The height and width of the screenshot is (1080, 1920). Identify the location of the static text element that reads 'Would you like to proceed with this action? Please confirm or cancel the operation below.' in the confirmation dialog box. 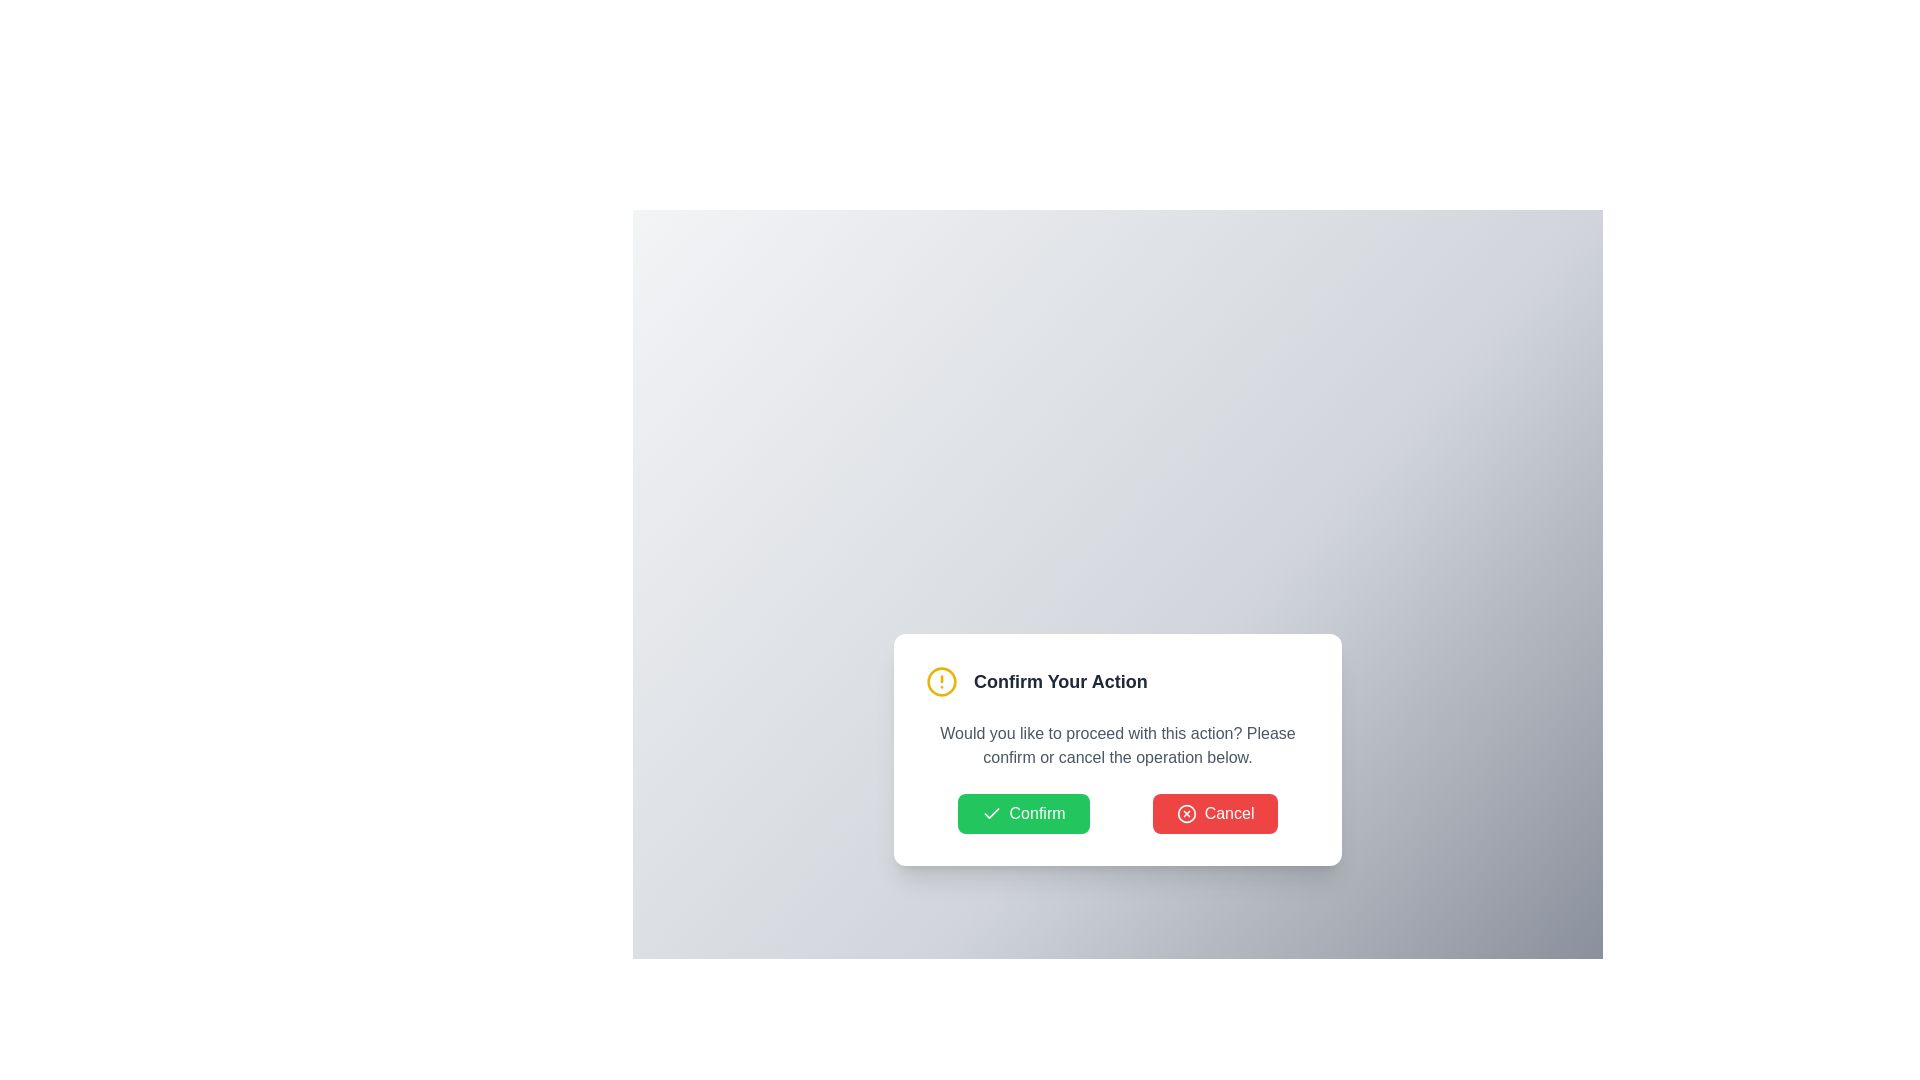
(1117, 745).